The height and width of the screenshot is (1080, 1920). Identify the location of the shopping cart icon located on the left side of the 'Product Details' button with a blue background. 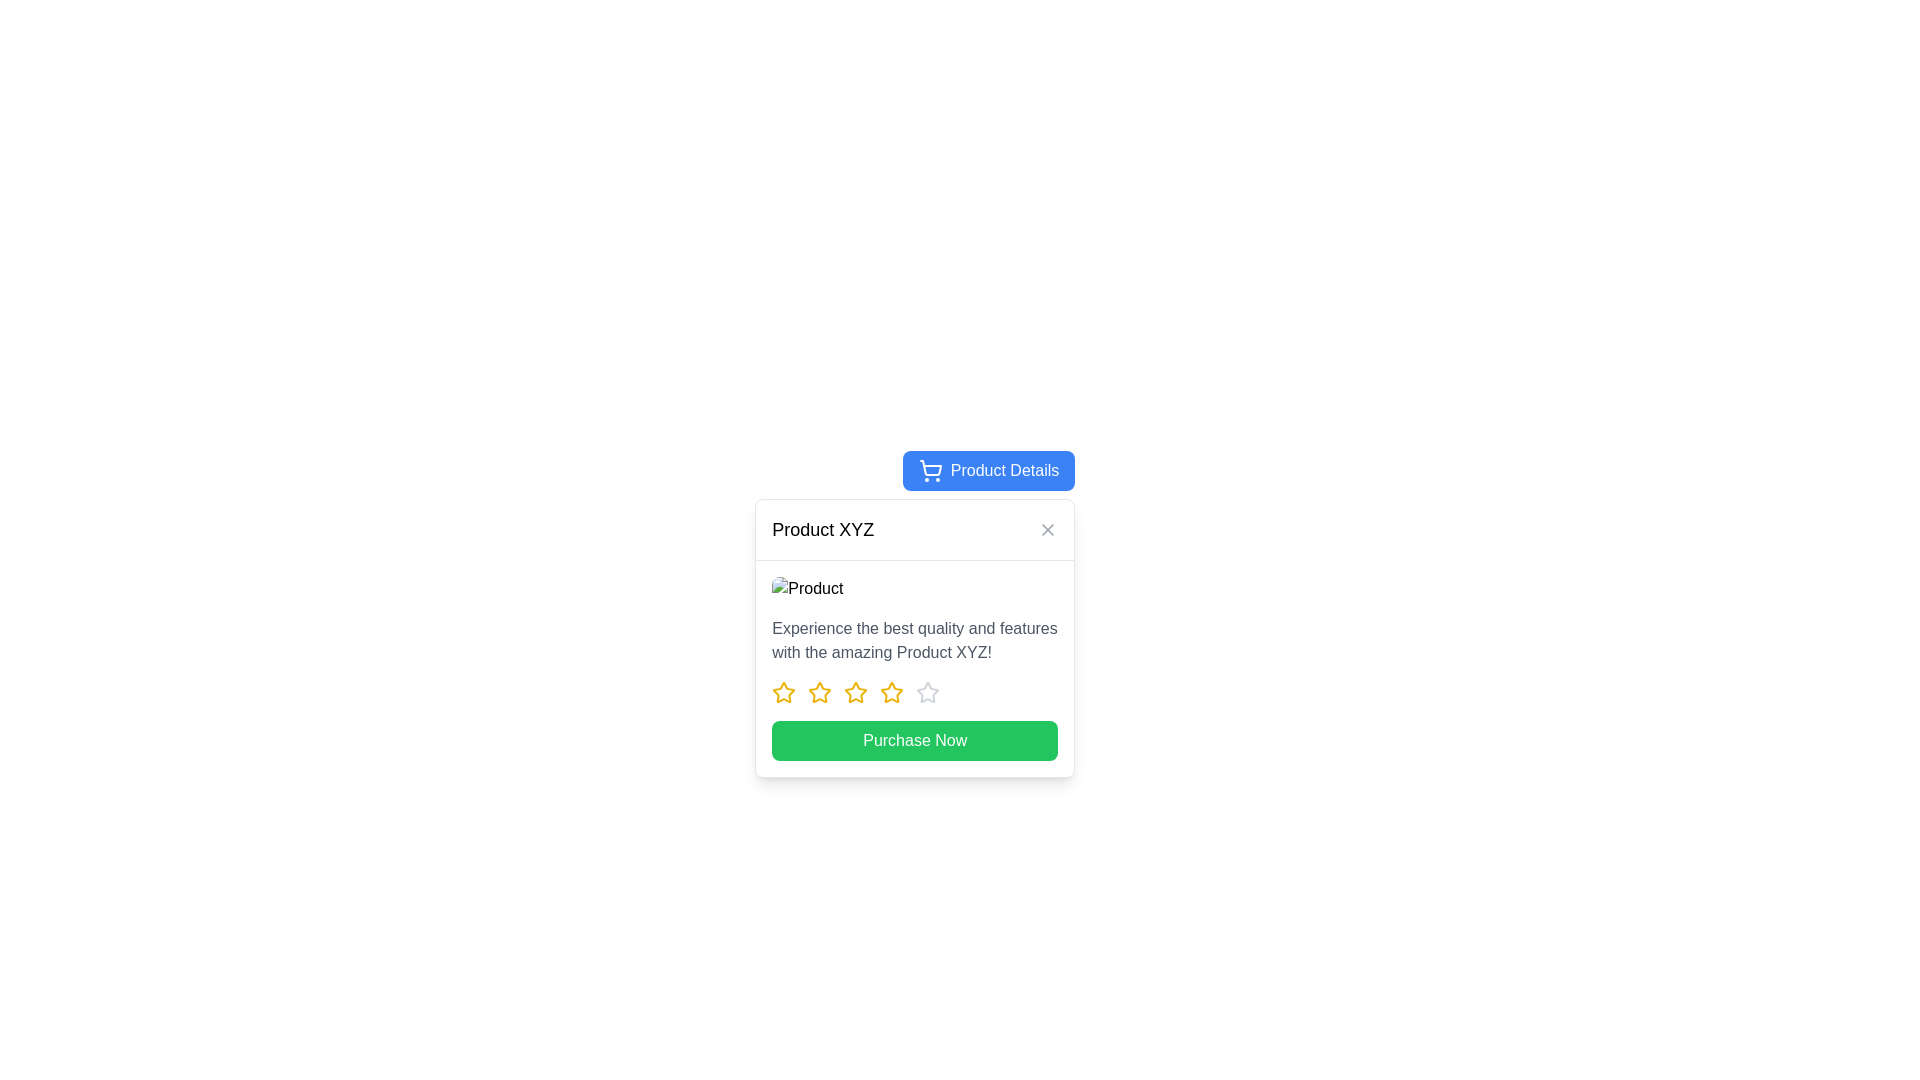
(929, 470).